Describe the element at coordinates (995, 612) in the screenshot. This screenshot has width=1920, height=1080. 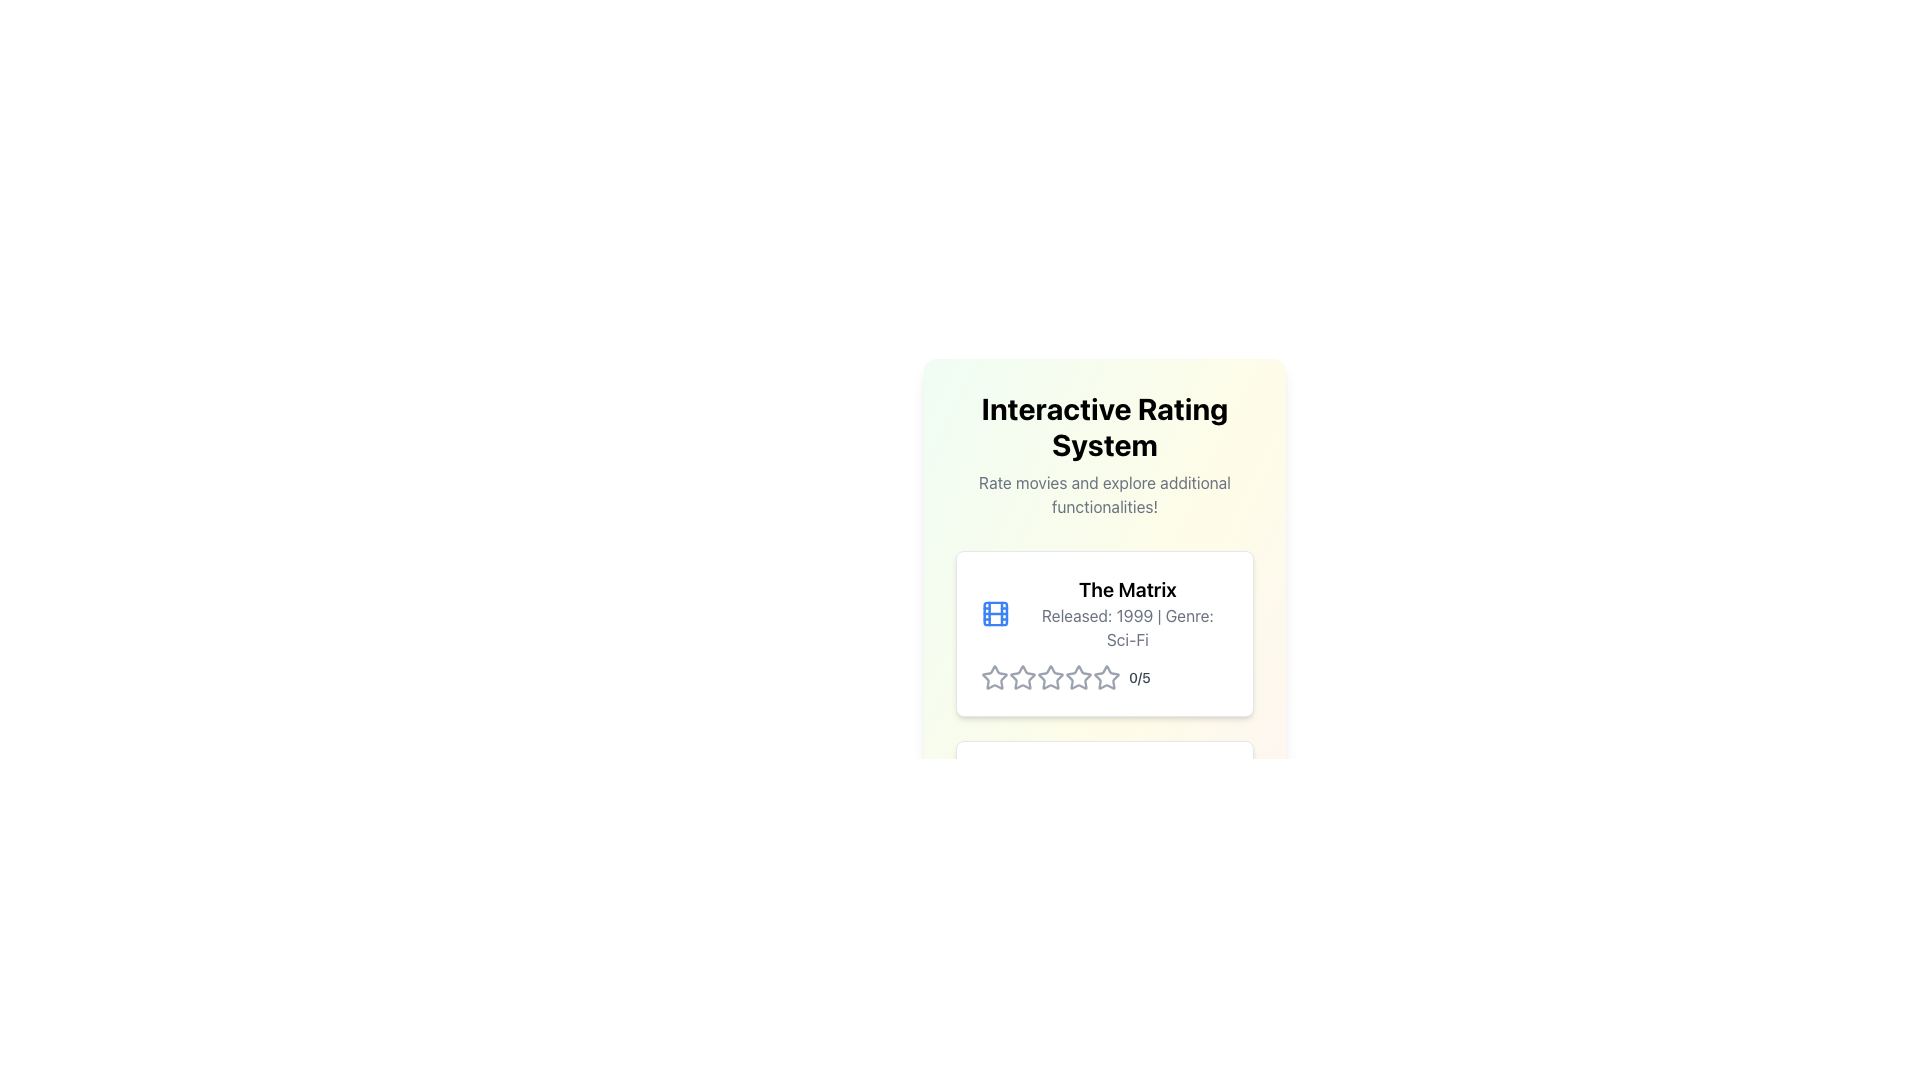
I see `the film reel icon located to the left of the text 'The Matrix' in the interface` at that location.